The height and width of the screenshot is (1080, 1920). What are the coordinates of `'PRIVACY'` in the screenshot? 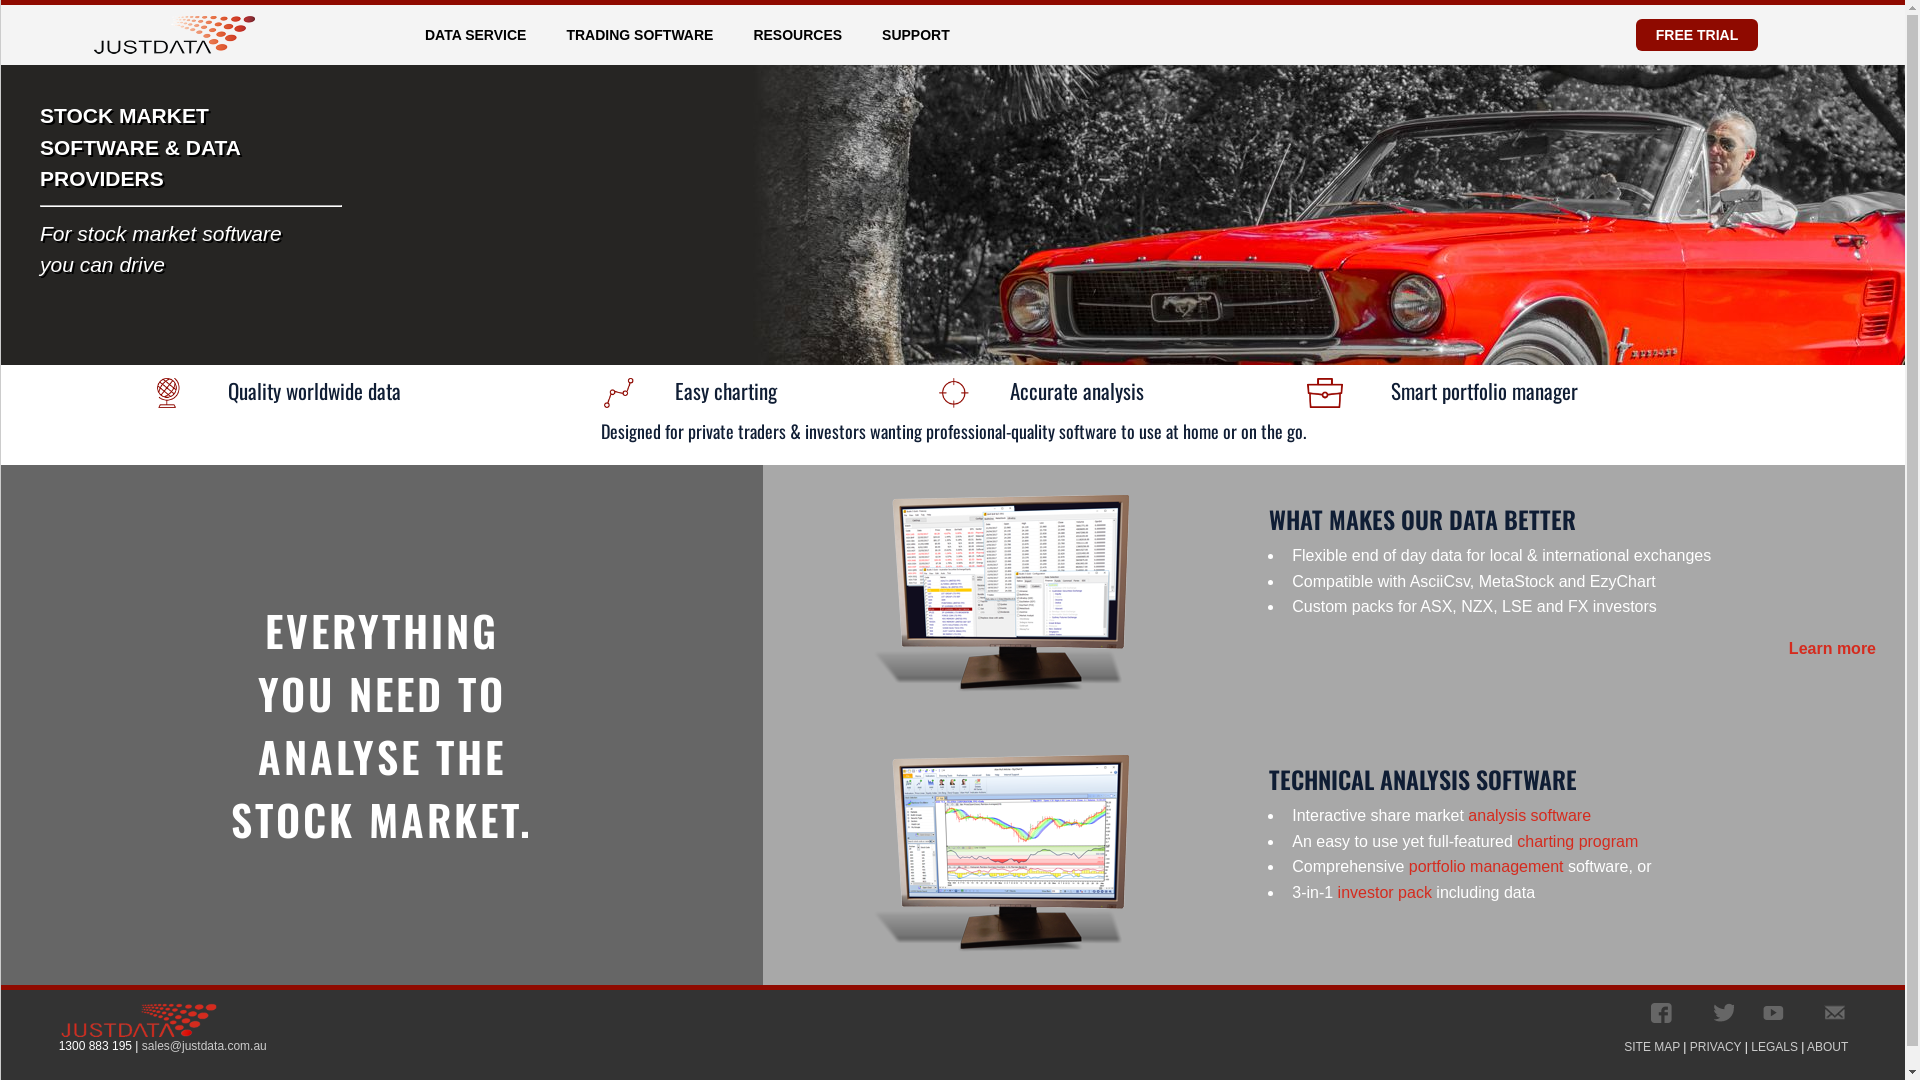 It's located at (1715, 1045).